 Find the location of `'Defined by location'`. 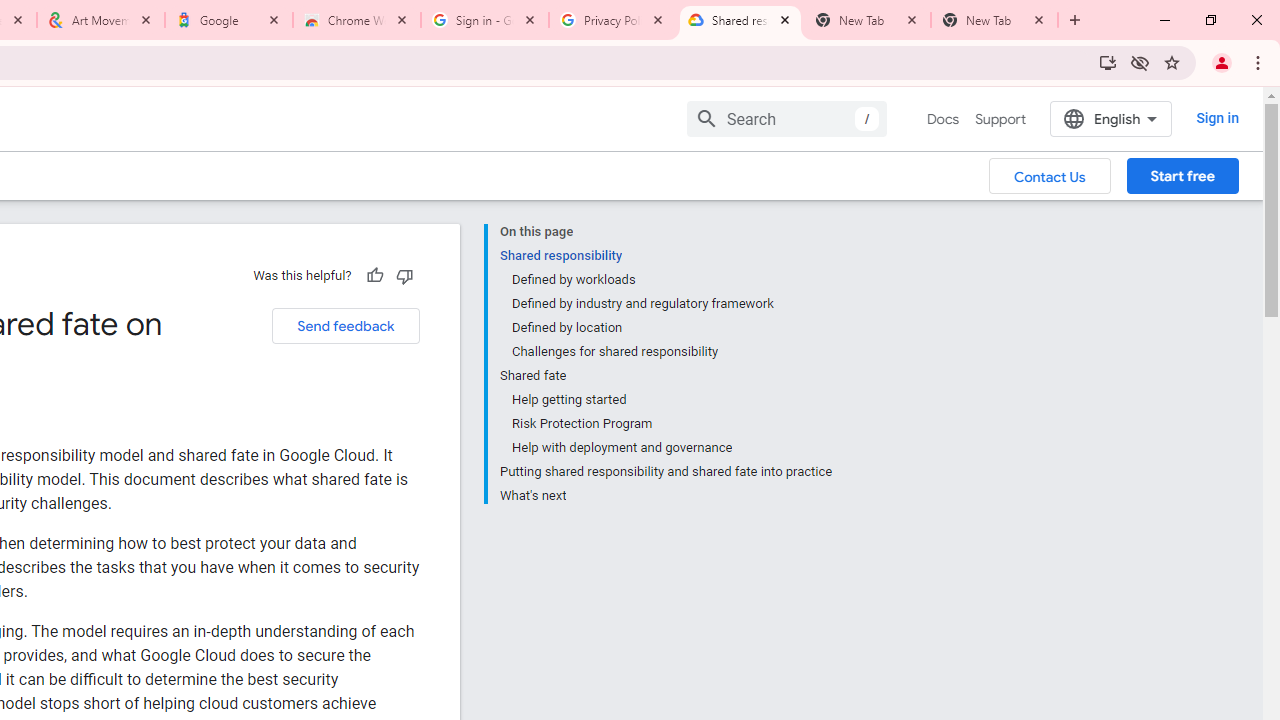

'Defined by location' is located at coordinates (671, 326).